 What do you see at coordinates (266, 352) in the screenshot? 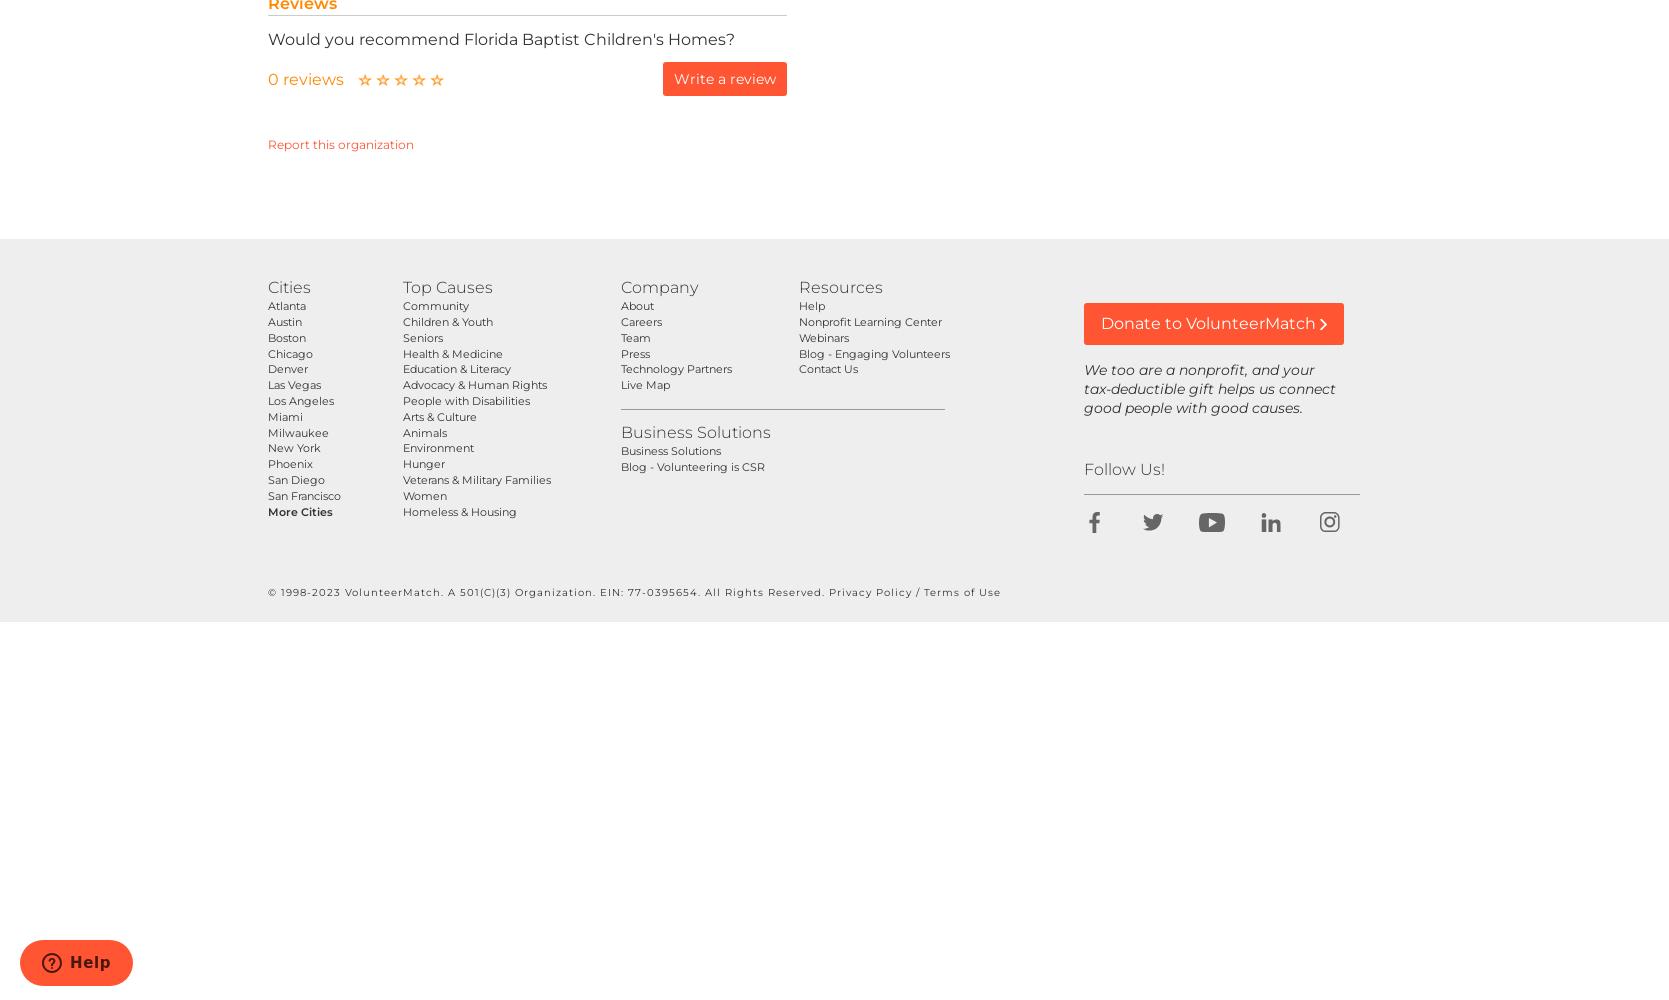
I see `'Chicago'` at bounding box center [266, 352].